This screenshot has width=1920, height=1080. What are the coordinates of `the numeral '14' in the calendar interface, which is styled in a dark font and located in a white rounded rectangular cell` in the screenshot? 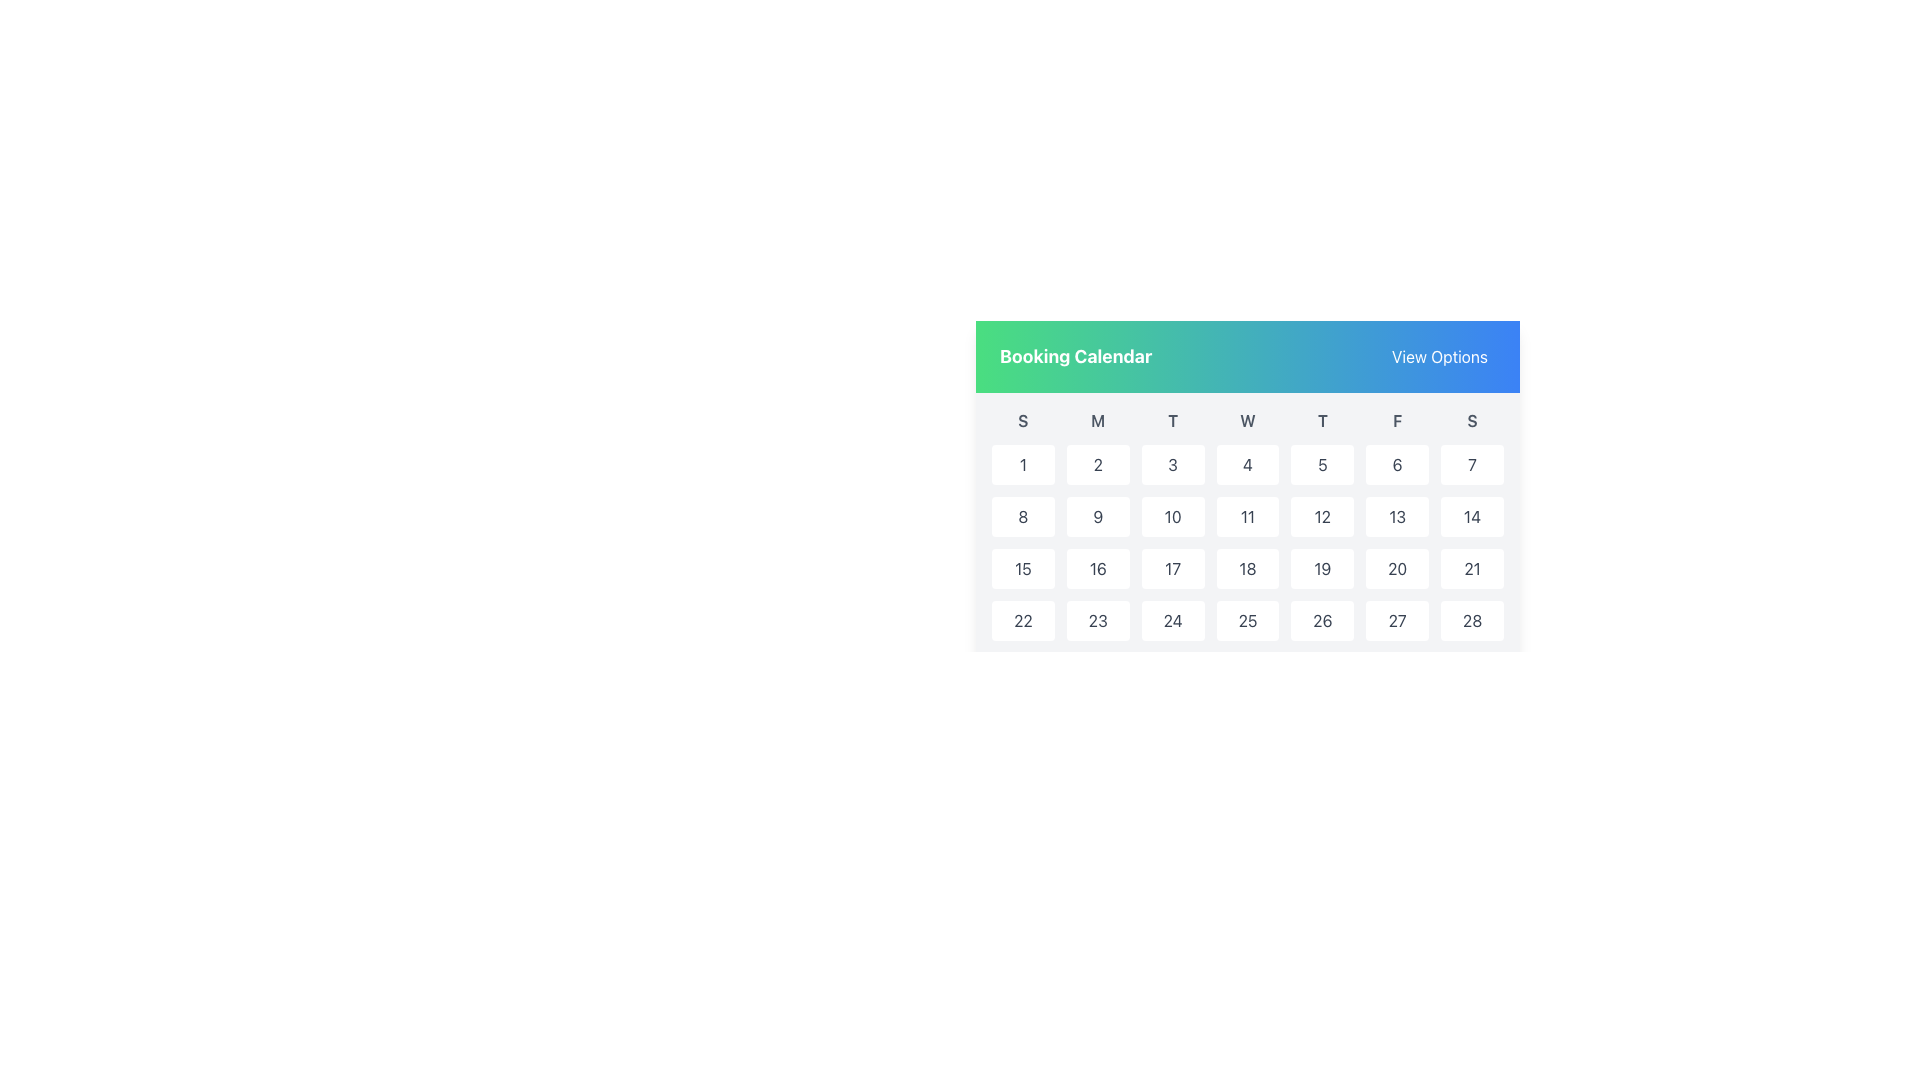 It's located at (1472, 515).